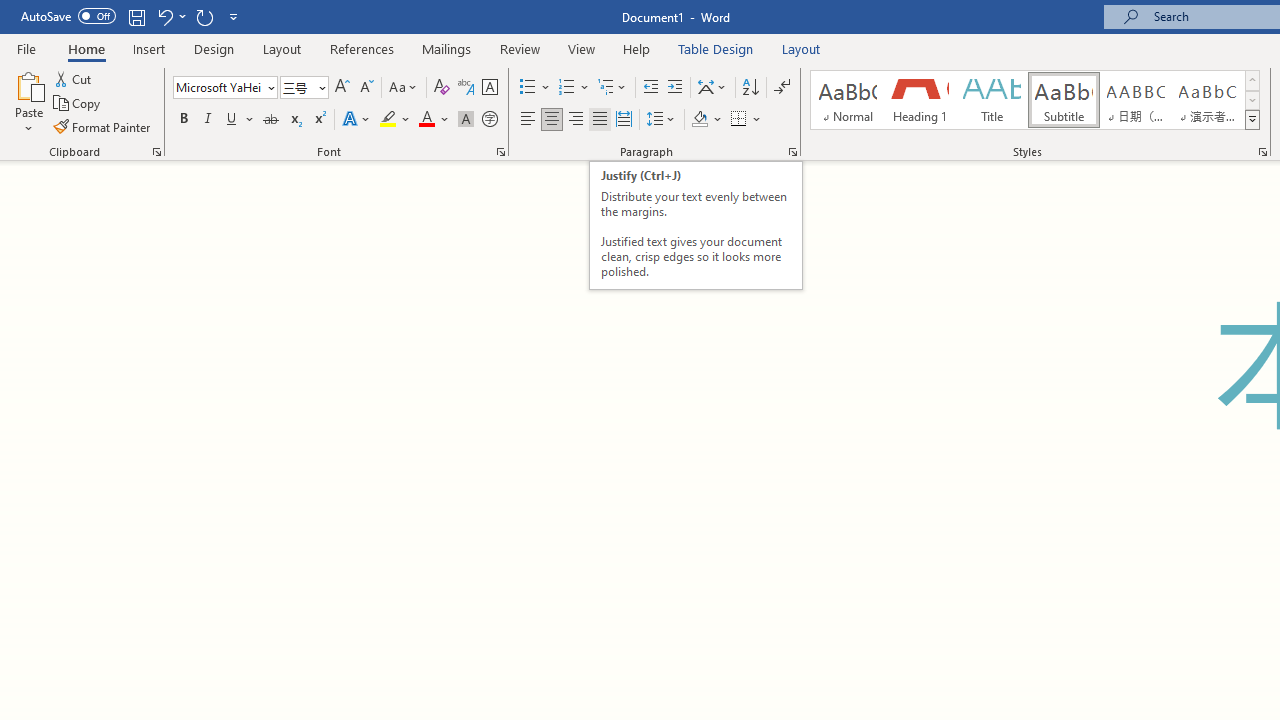 Image resolution: width=1280 pixels, height=720 pixels. I want to click on 'Styles', so click(1251, 120).